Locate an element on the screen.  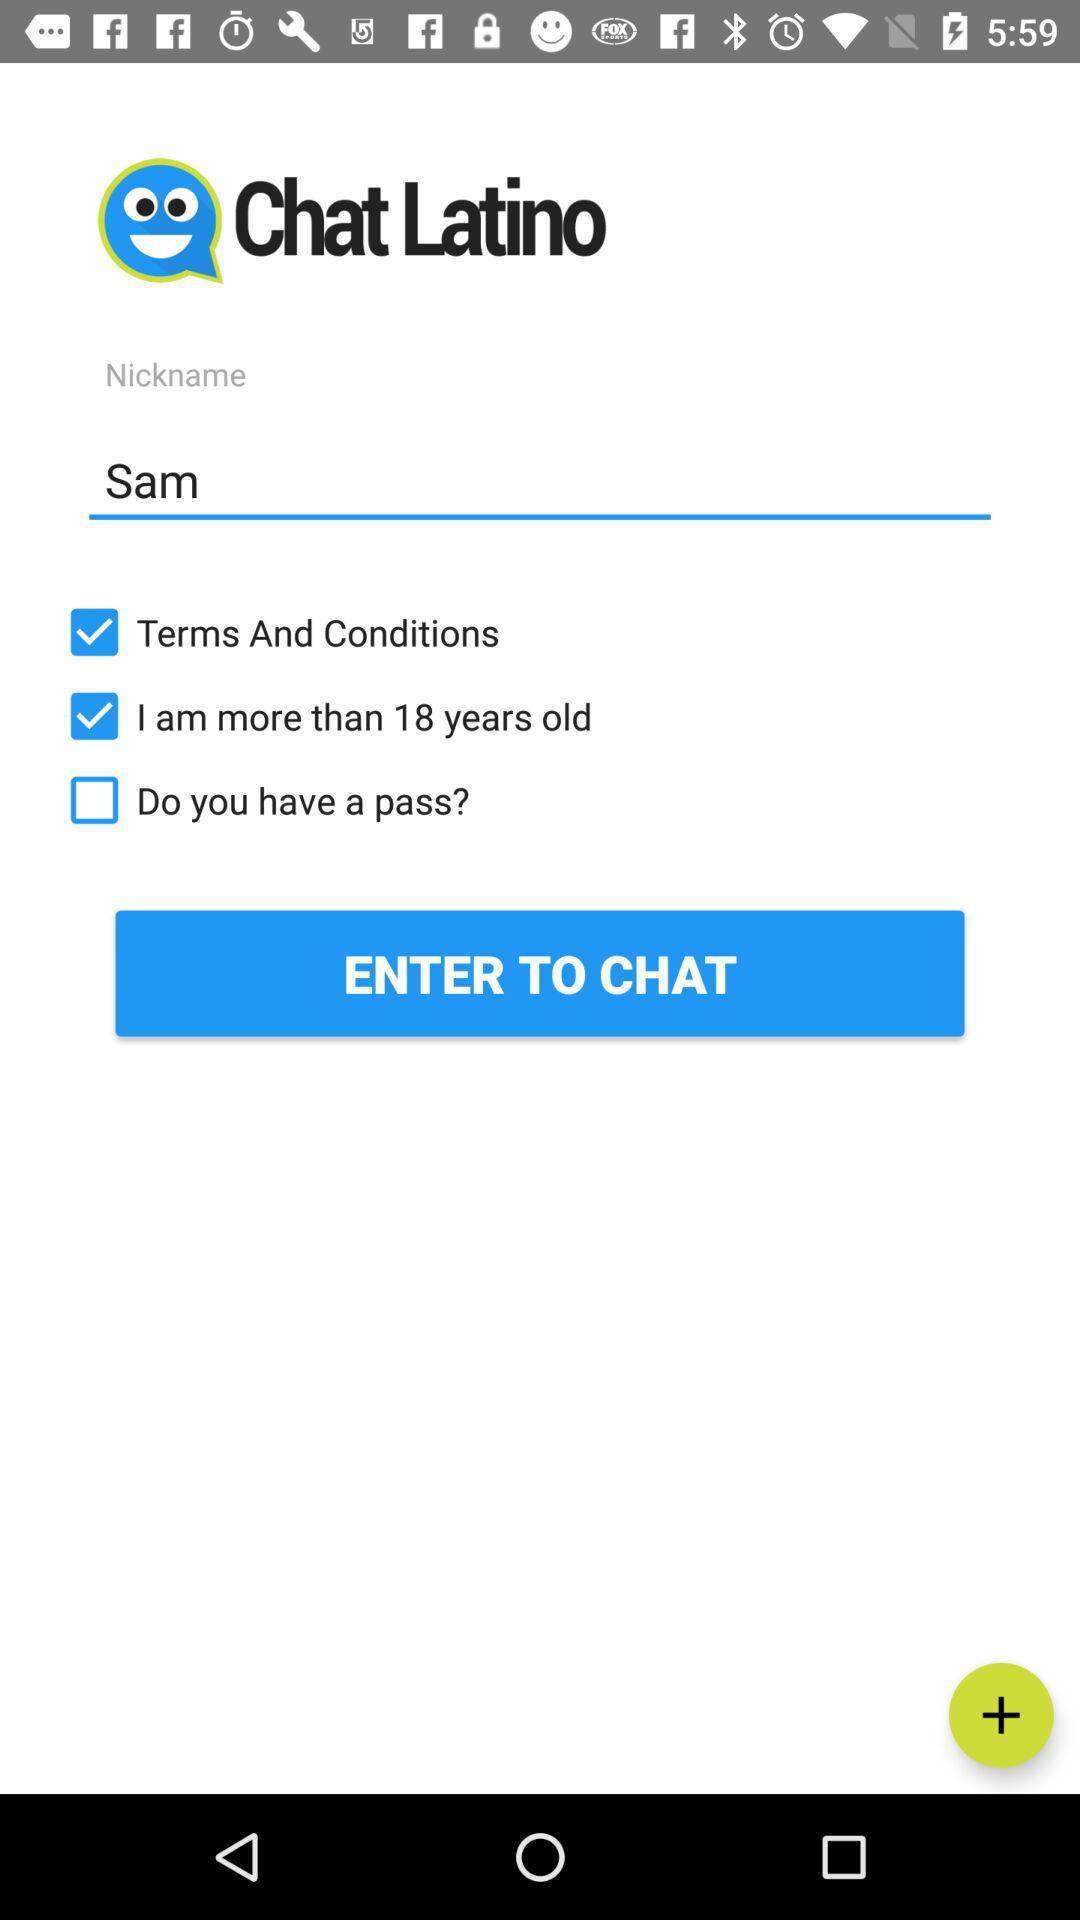
the i am more item is located at coordinates (540, 716).